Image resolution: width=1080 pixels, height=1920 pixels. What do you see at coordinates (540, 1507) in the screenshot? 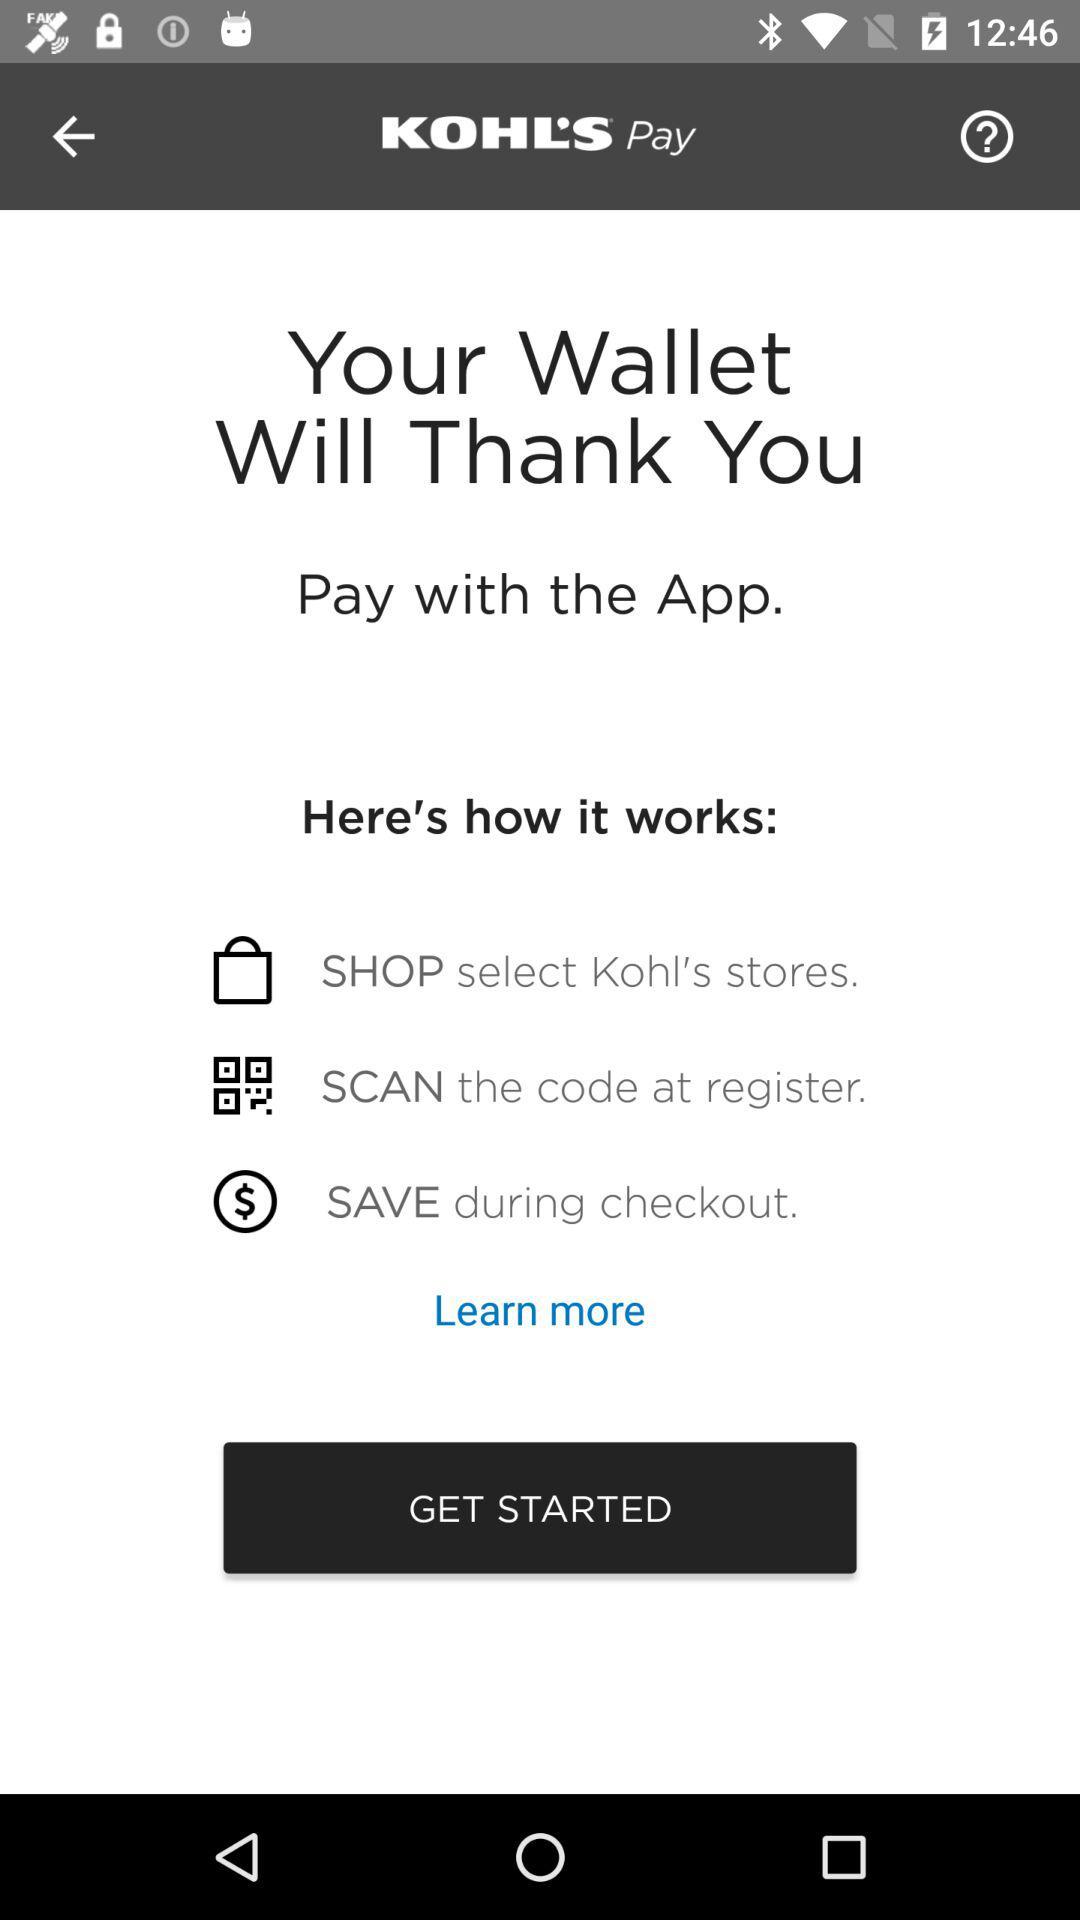
I see `get started` at bounding box center [540, 1507].